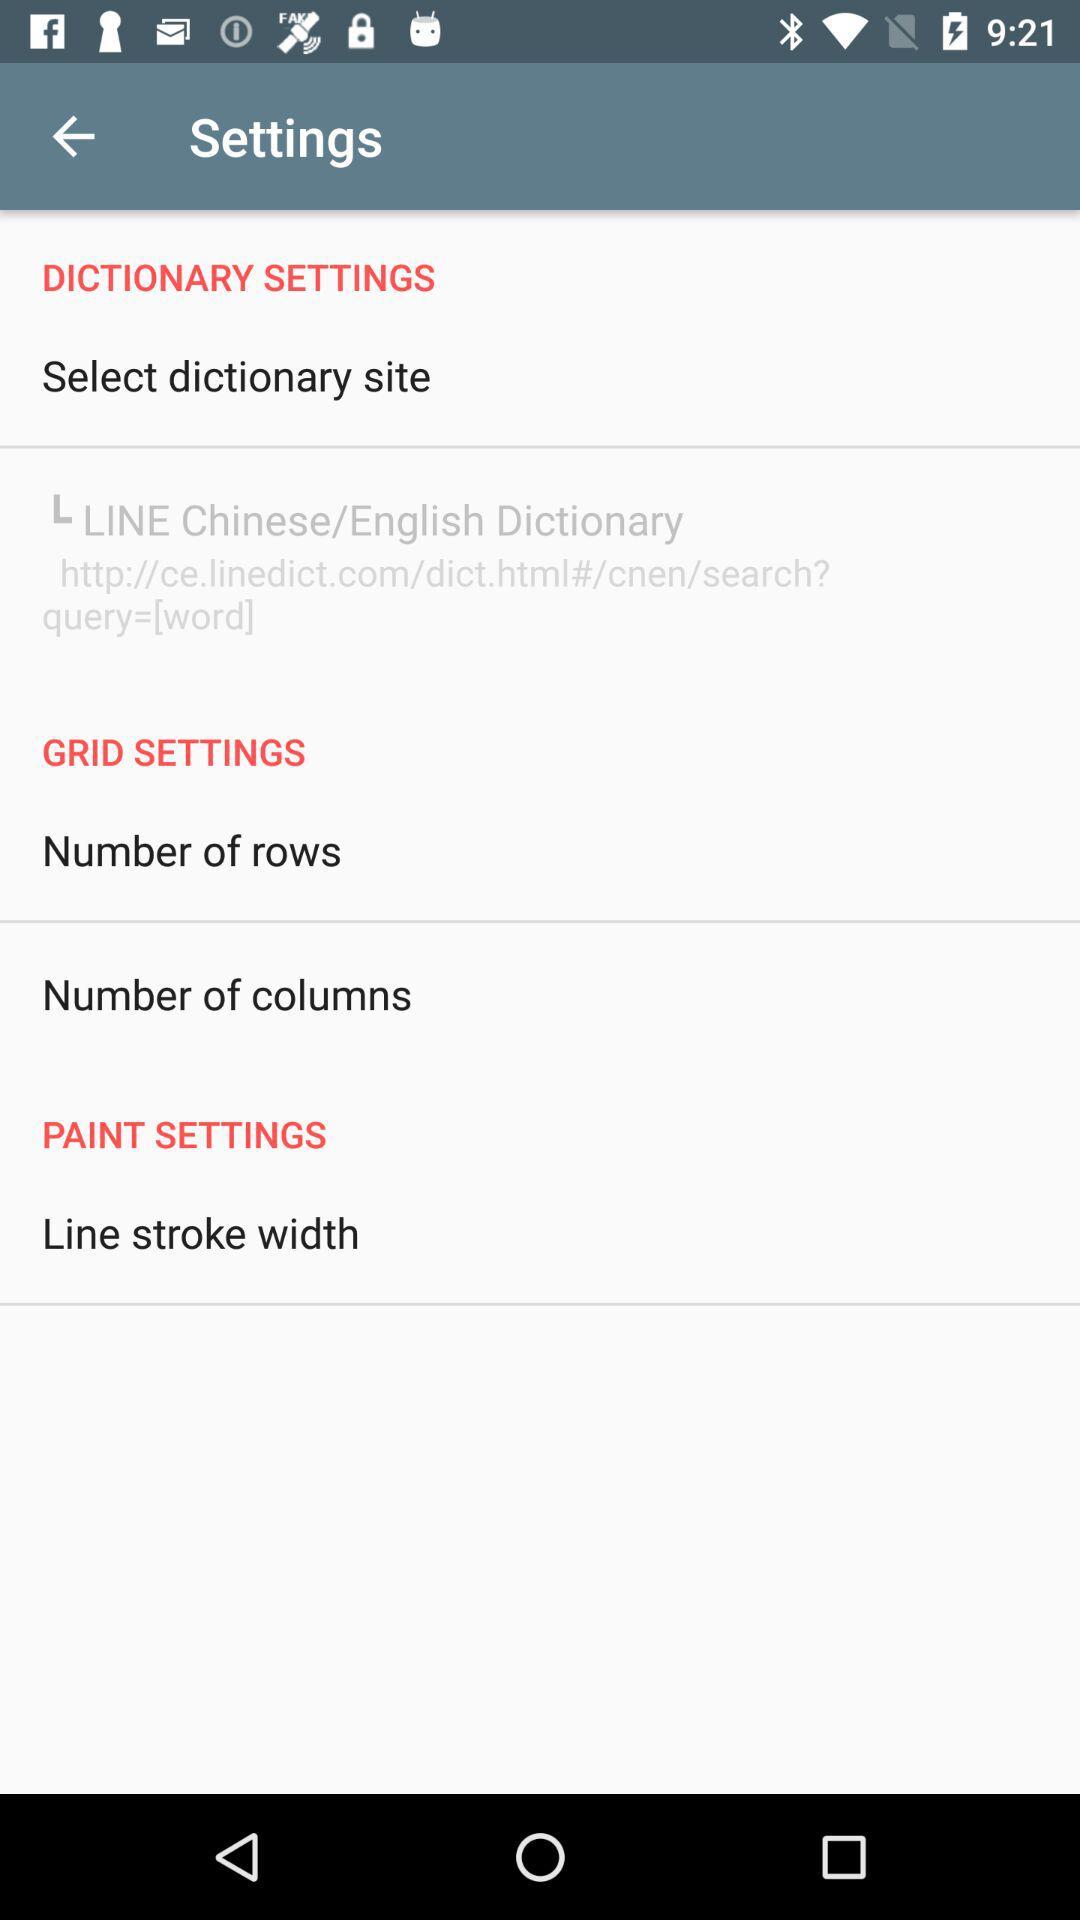  What do you see at coordinates (540, 1112) in the screenshot?
I see `the paint settings icon` at bounding box center [540, 1112].